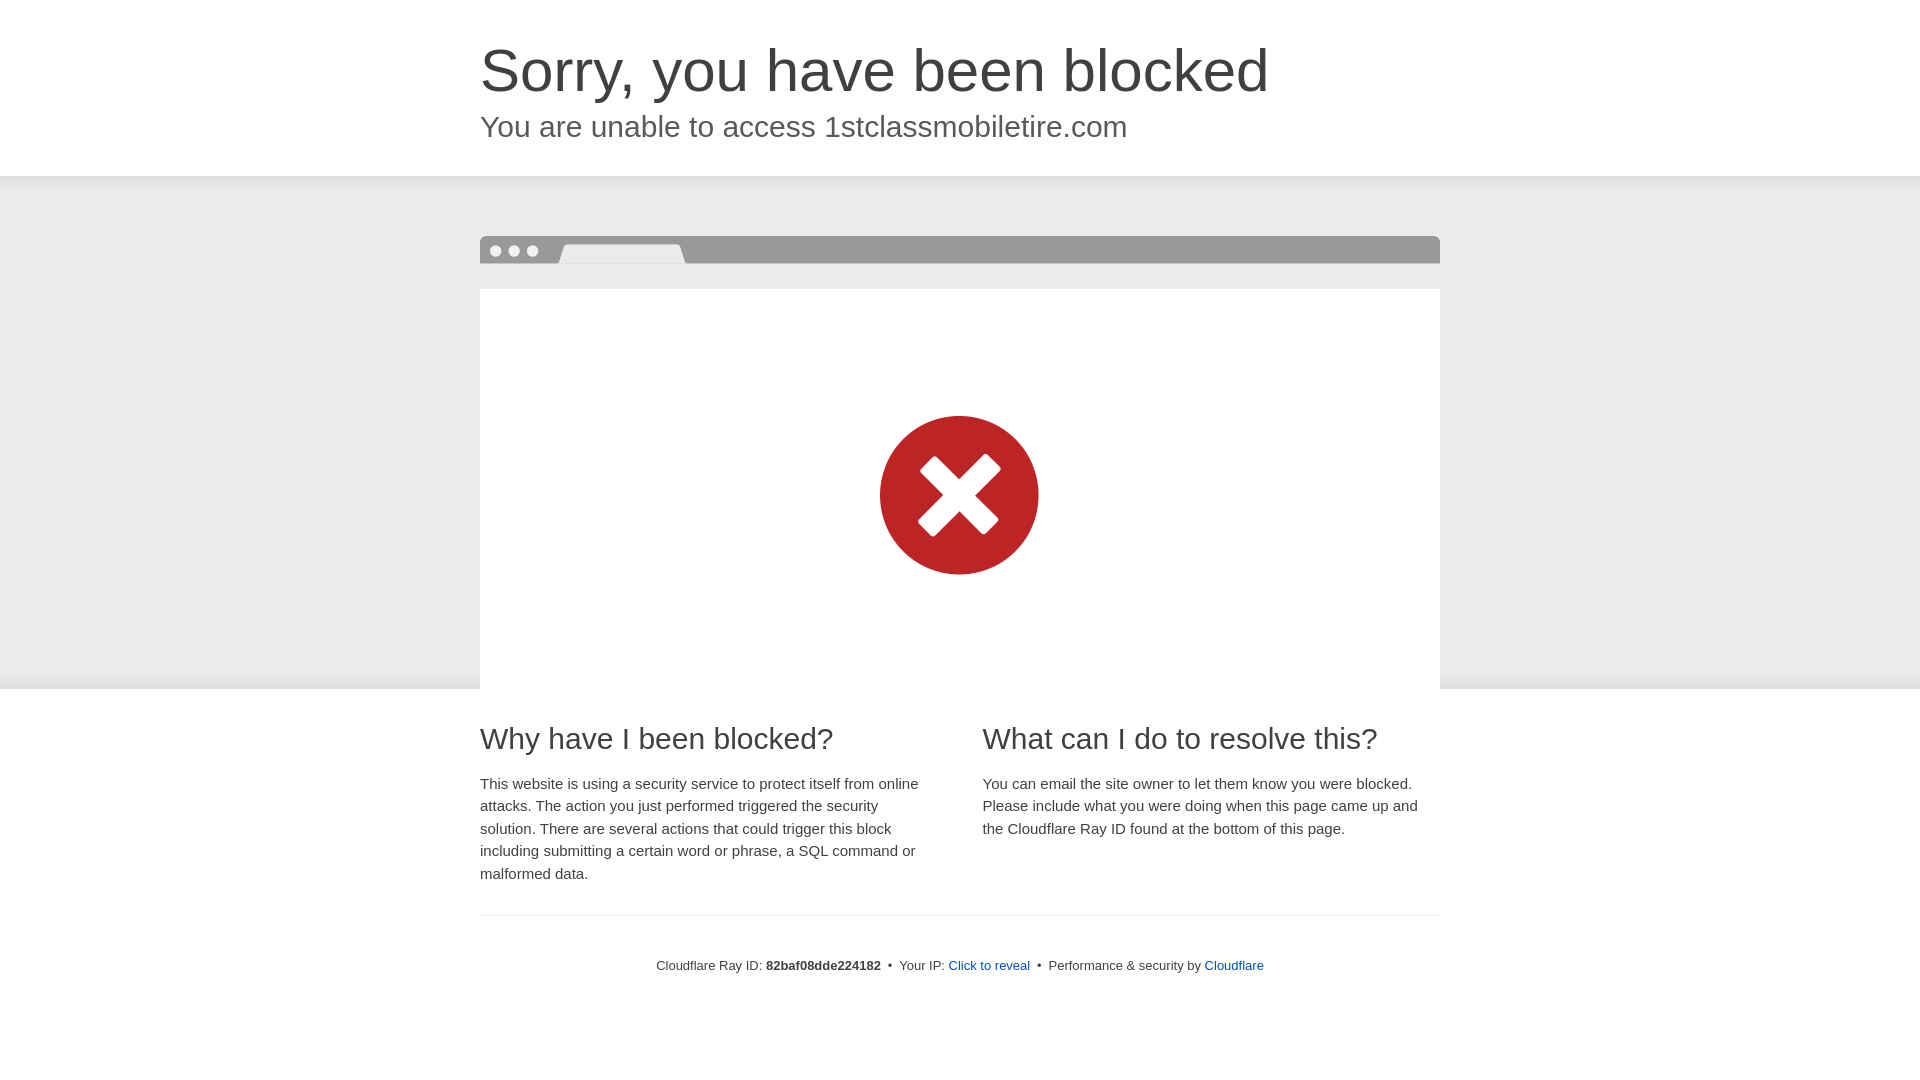 The height and width of the screenshot is (1080, 1920). What do you see at coordinates (989, 964) in the screenshot?
I see `'Click to reveal'` at bounding box center [989, 964].